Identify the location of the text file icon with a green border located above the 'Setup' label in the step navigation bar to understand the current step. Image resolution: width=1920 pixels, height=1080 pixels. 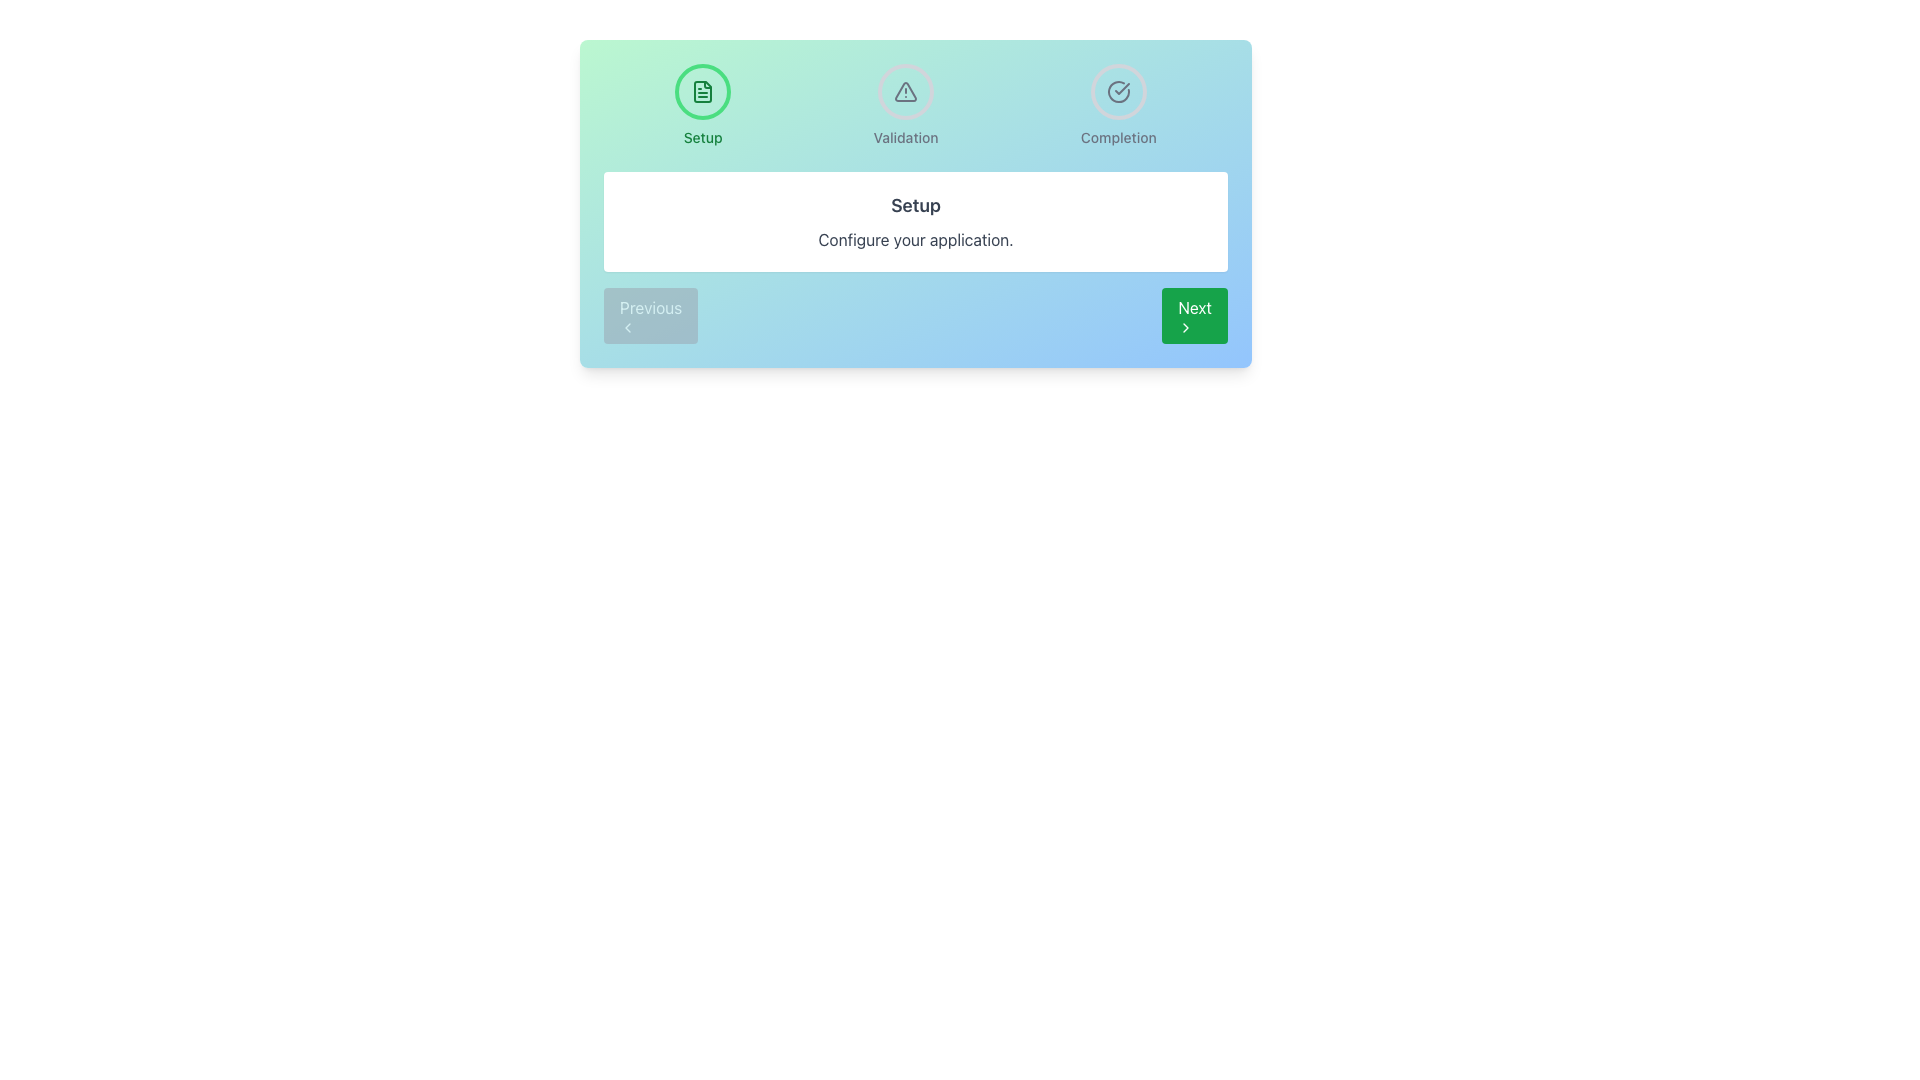
(703, 92).